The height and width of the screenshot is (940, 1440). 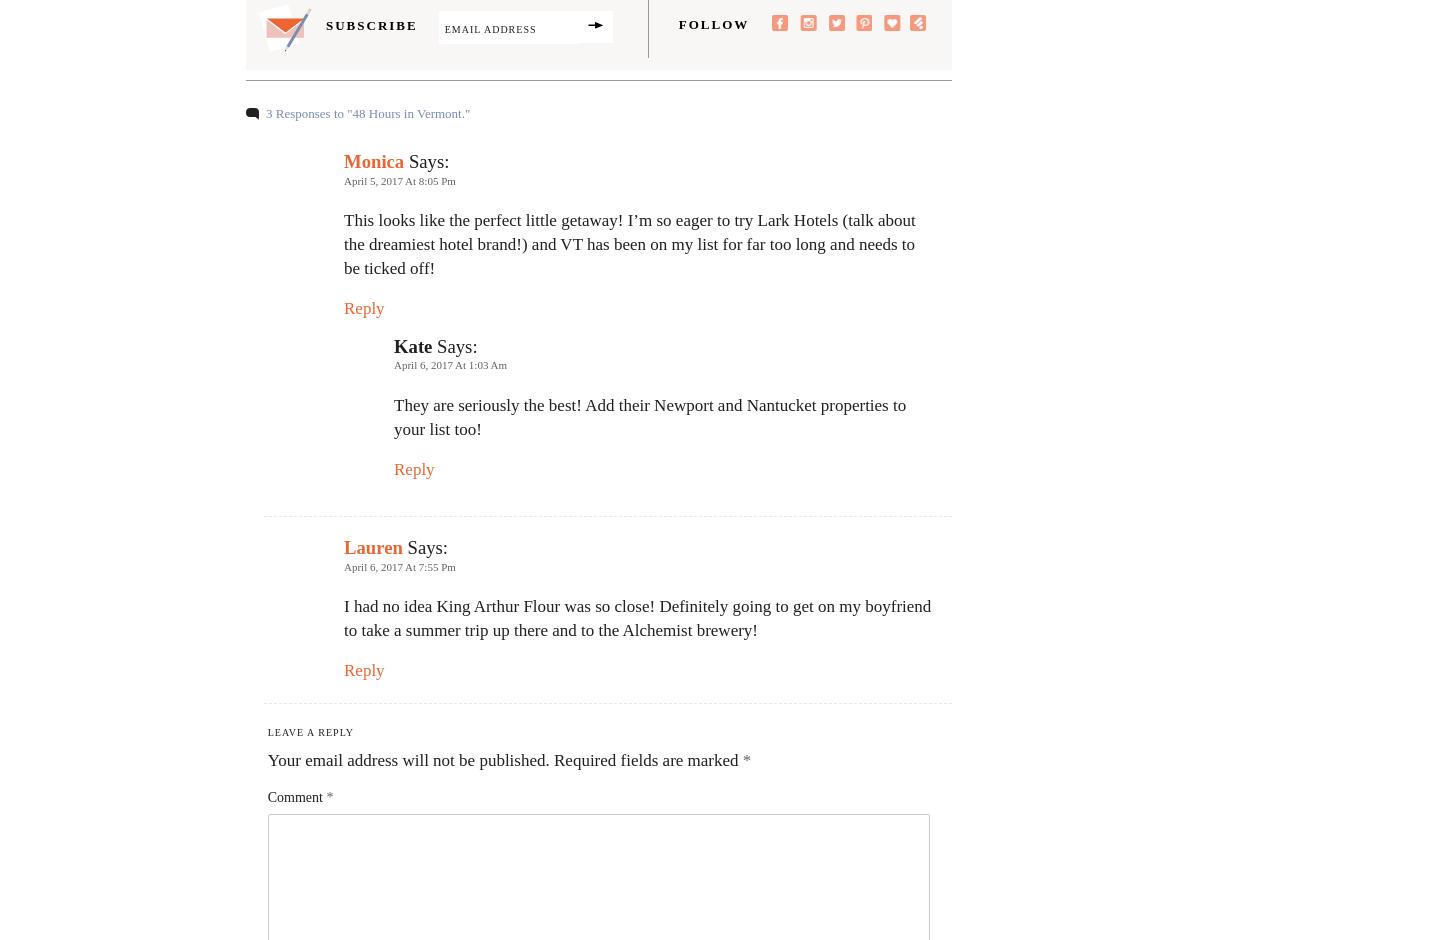 What do you see at coordinates (392, 416) in the screenshot?
I see `'They are seriously the best! Add their Newport and Nantucket properties to your list too!'` at bounding box center [392, 416].